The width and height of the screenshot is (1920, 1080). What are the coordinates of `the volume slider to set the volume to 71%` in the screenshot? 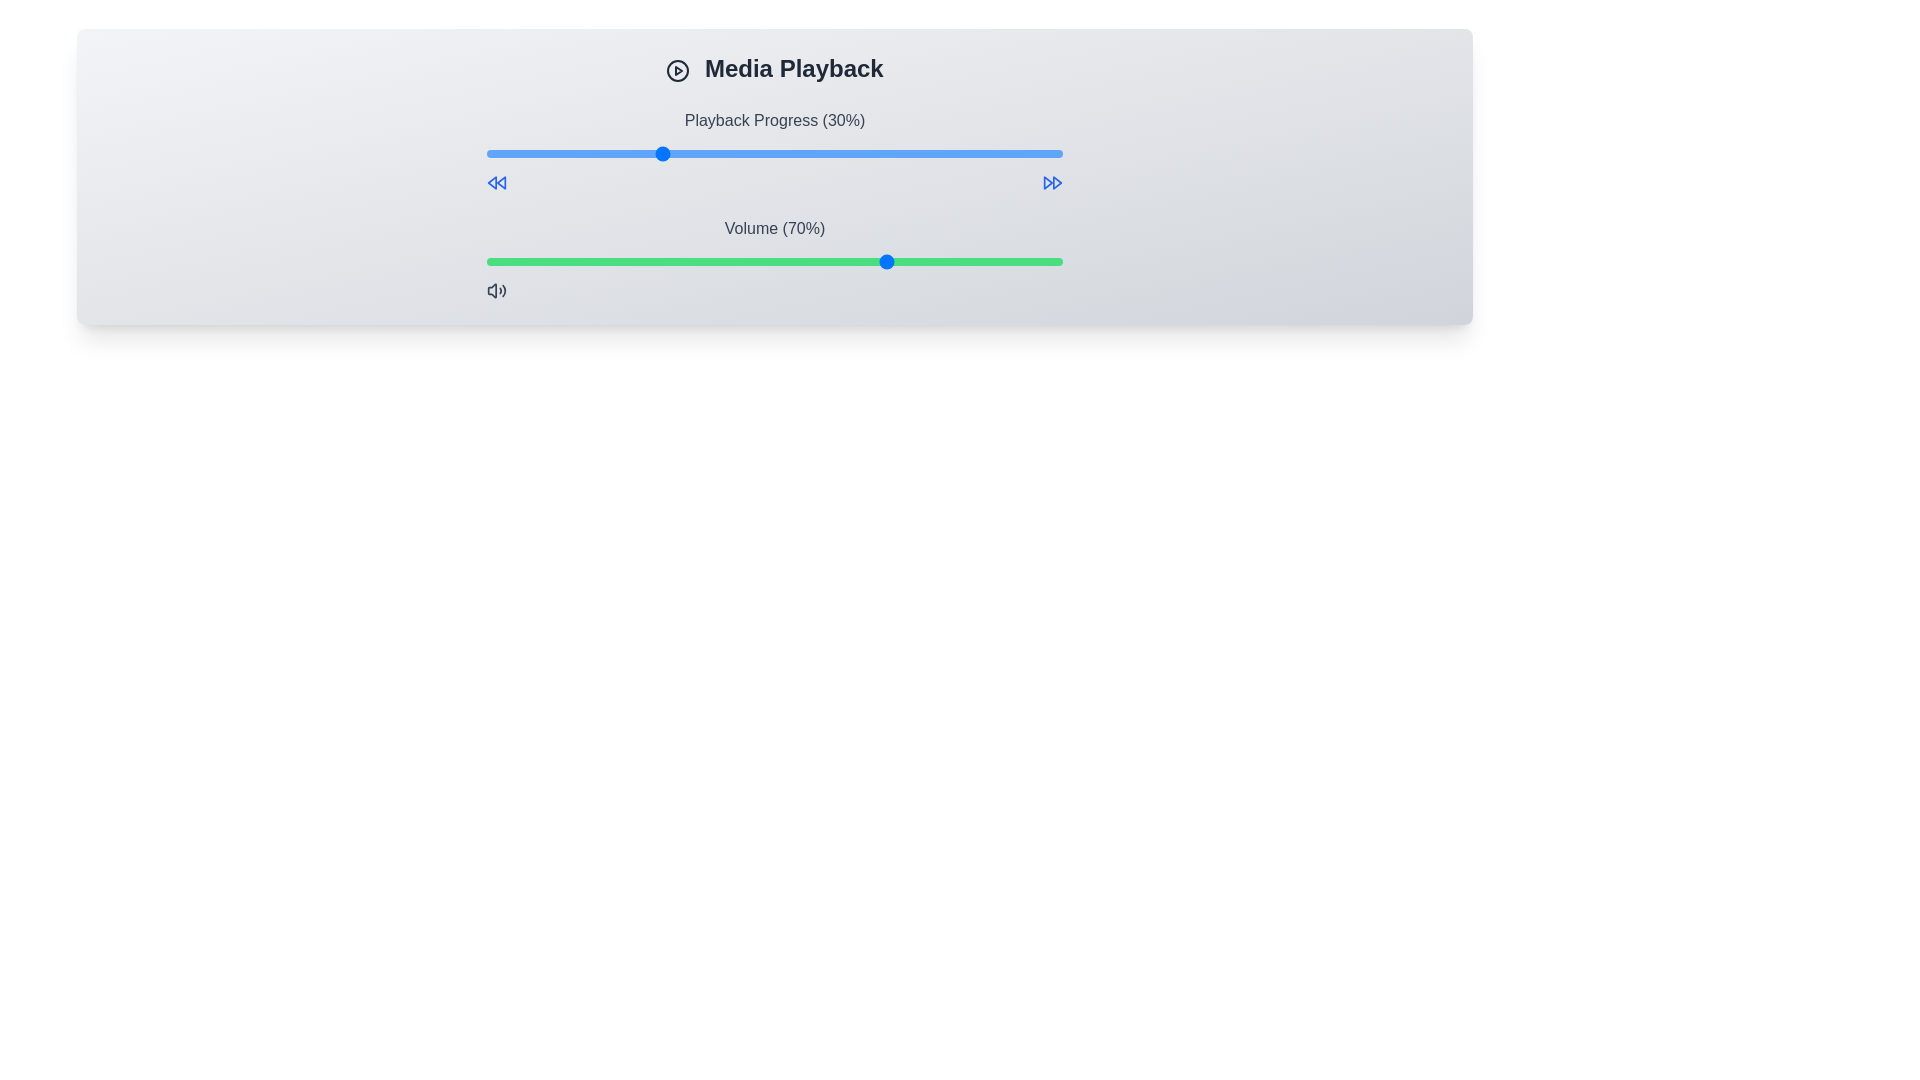 It's located at (894, 261).